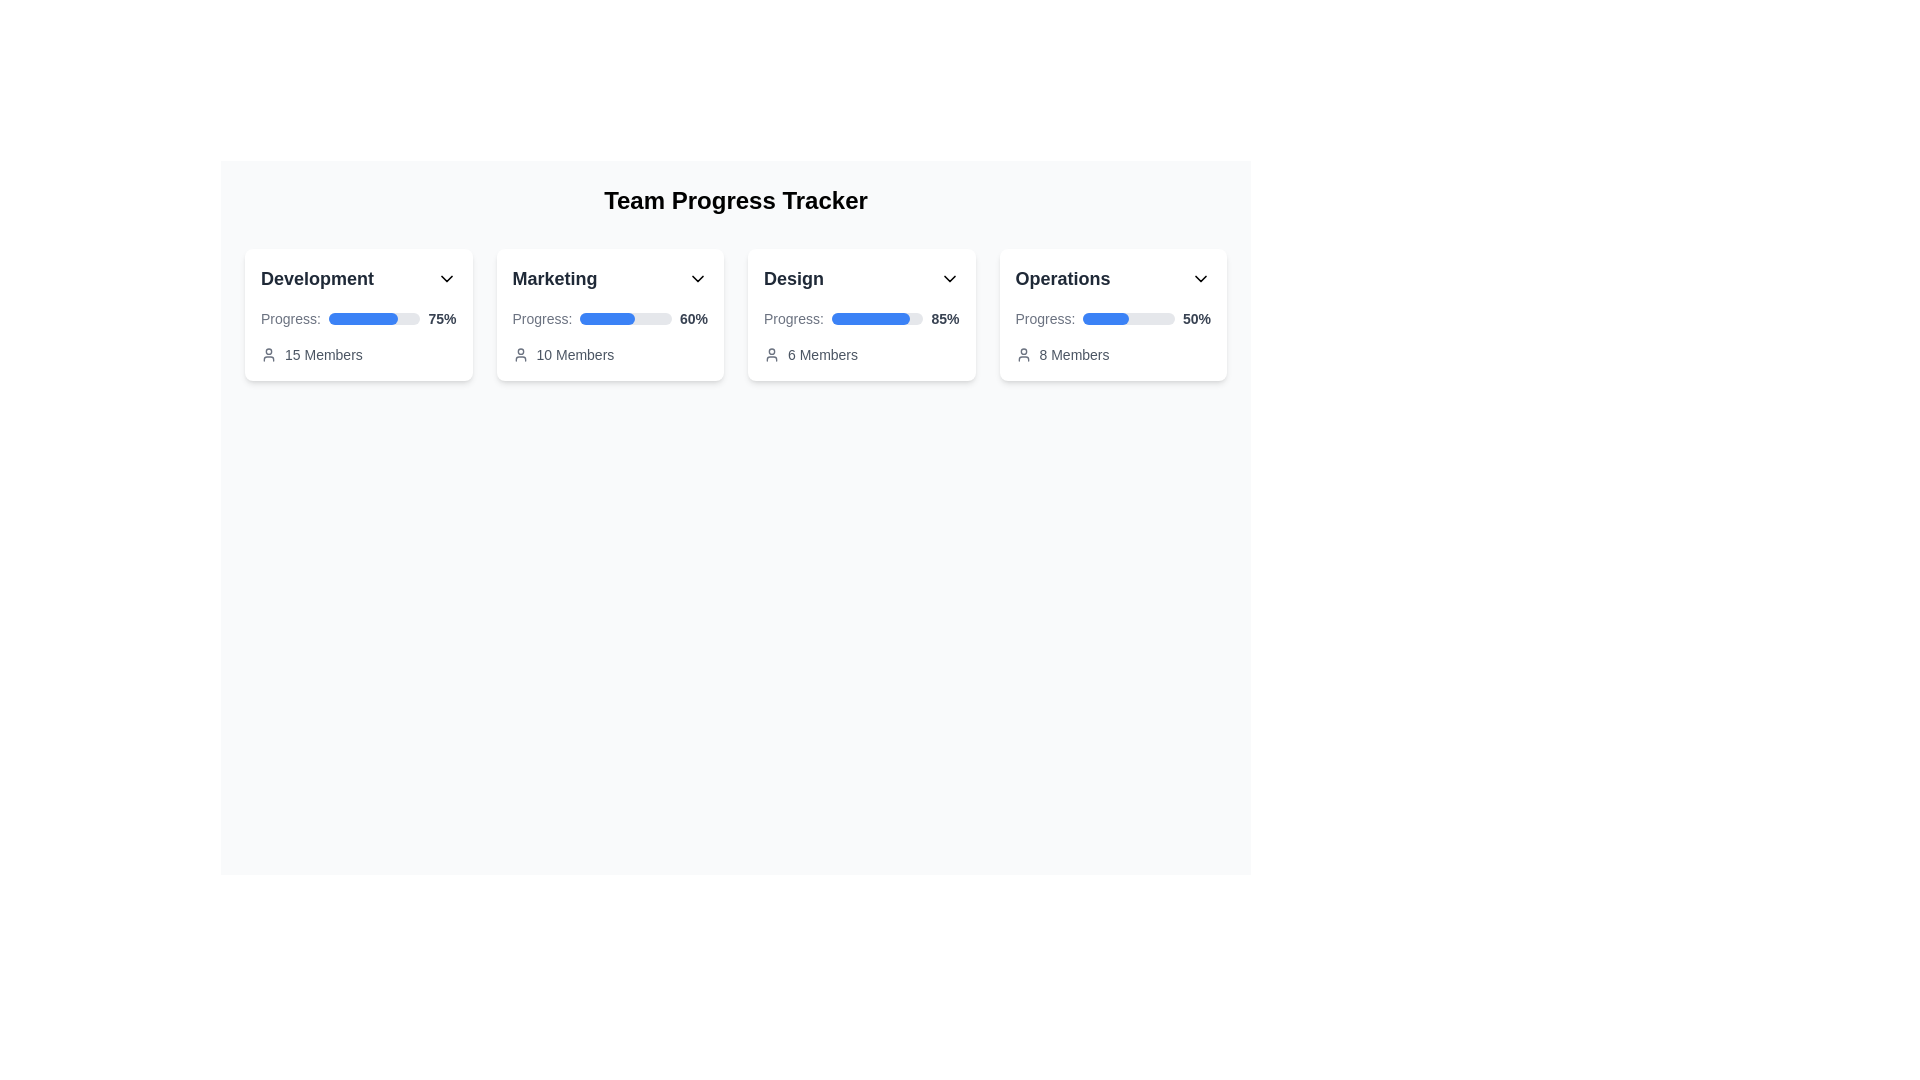 The height and width of the screenshot is (1080, 1920). What do you see at coordinates (520, 353) in the screenshot?
I see `the user/member icon located at the bottom-left corner of the 'Marketing' card, which visually represents the number of members present` at bounding box center [520, 353].